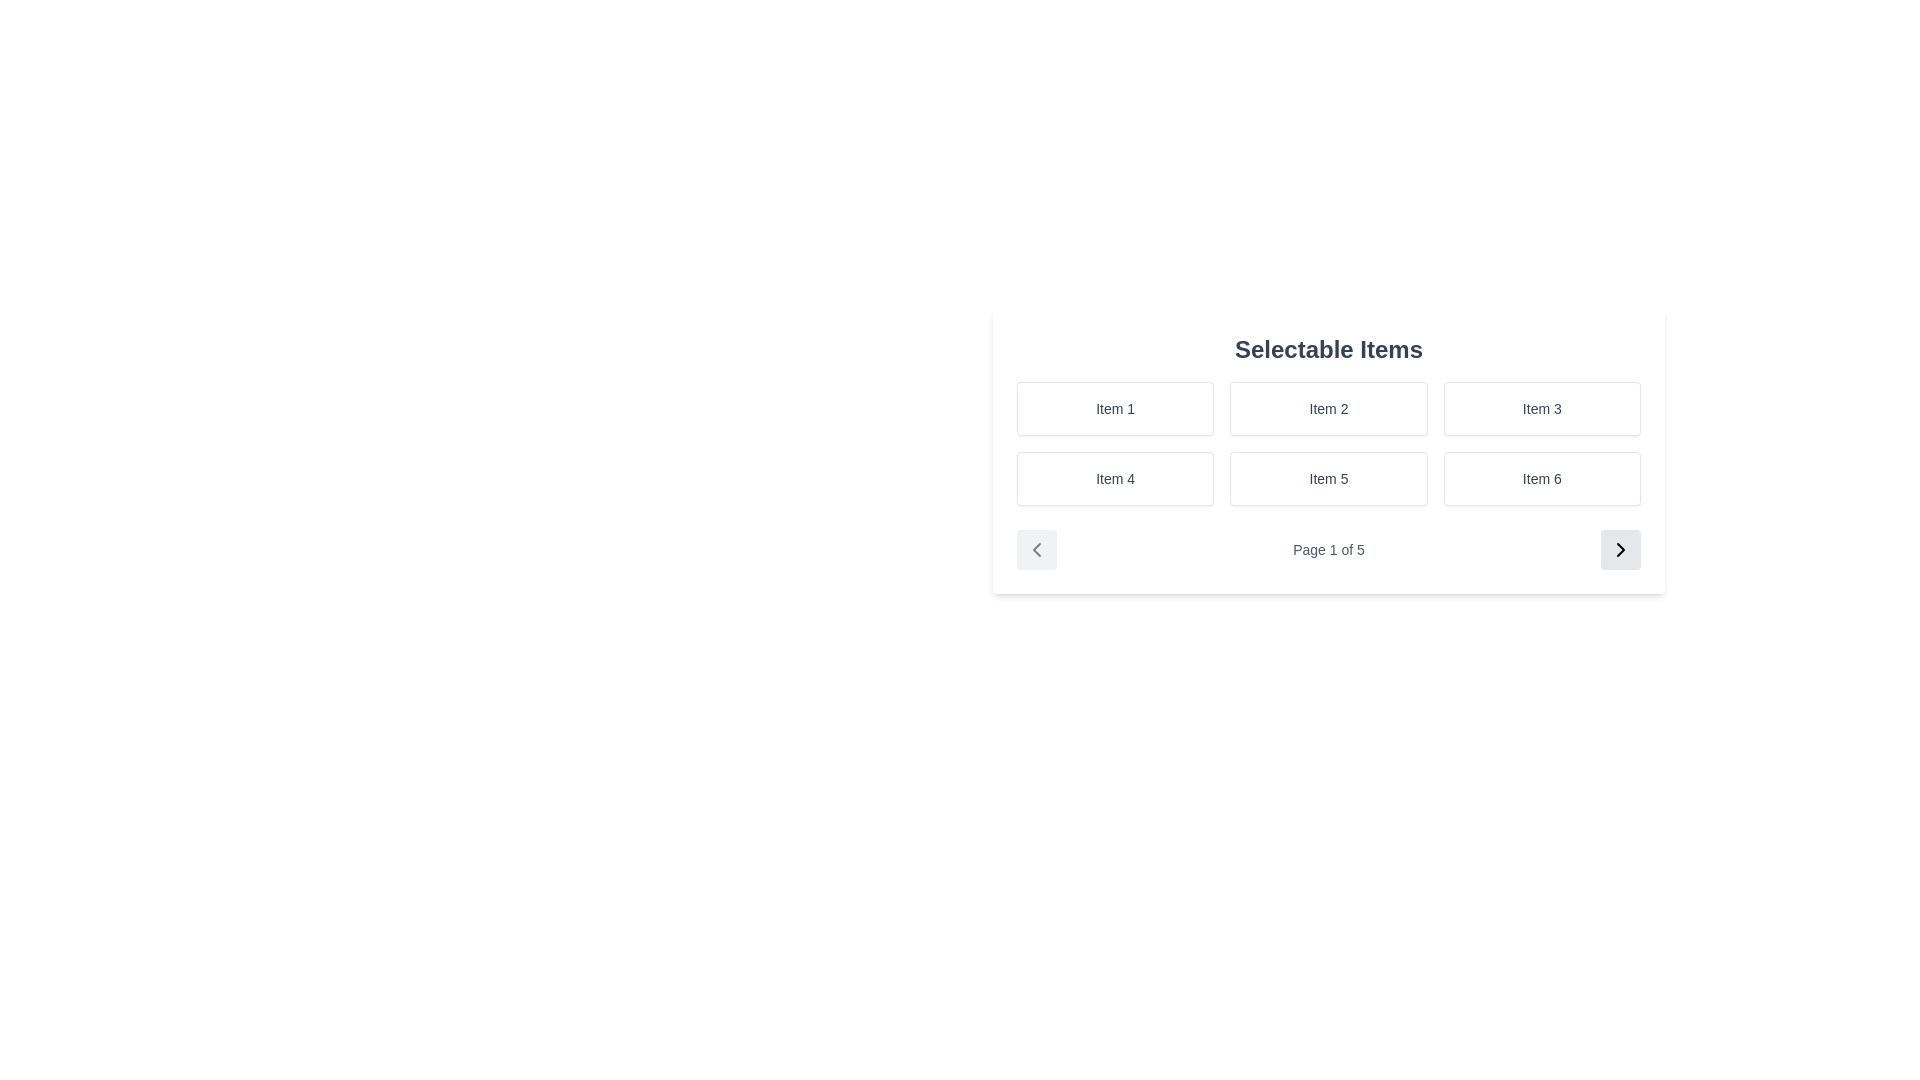  What do you see at coordinates (1114, 478) in the screenshot?
I see `text from the first text label in the second row of selectable items, which is part of a grid structure` at bounding box center [1114, 478].